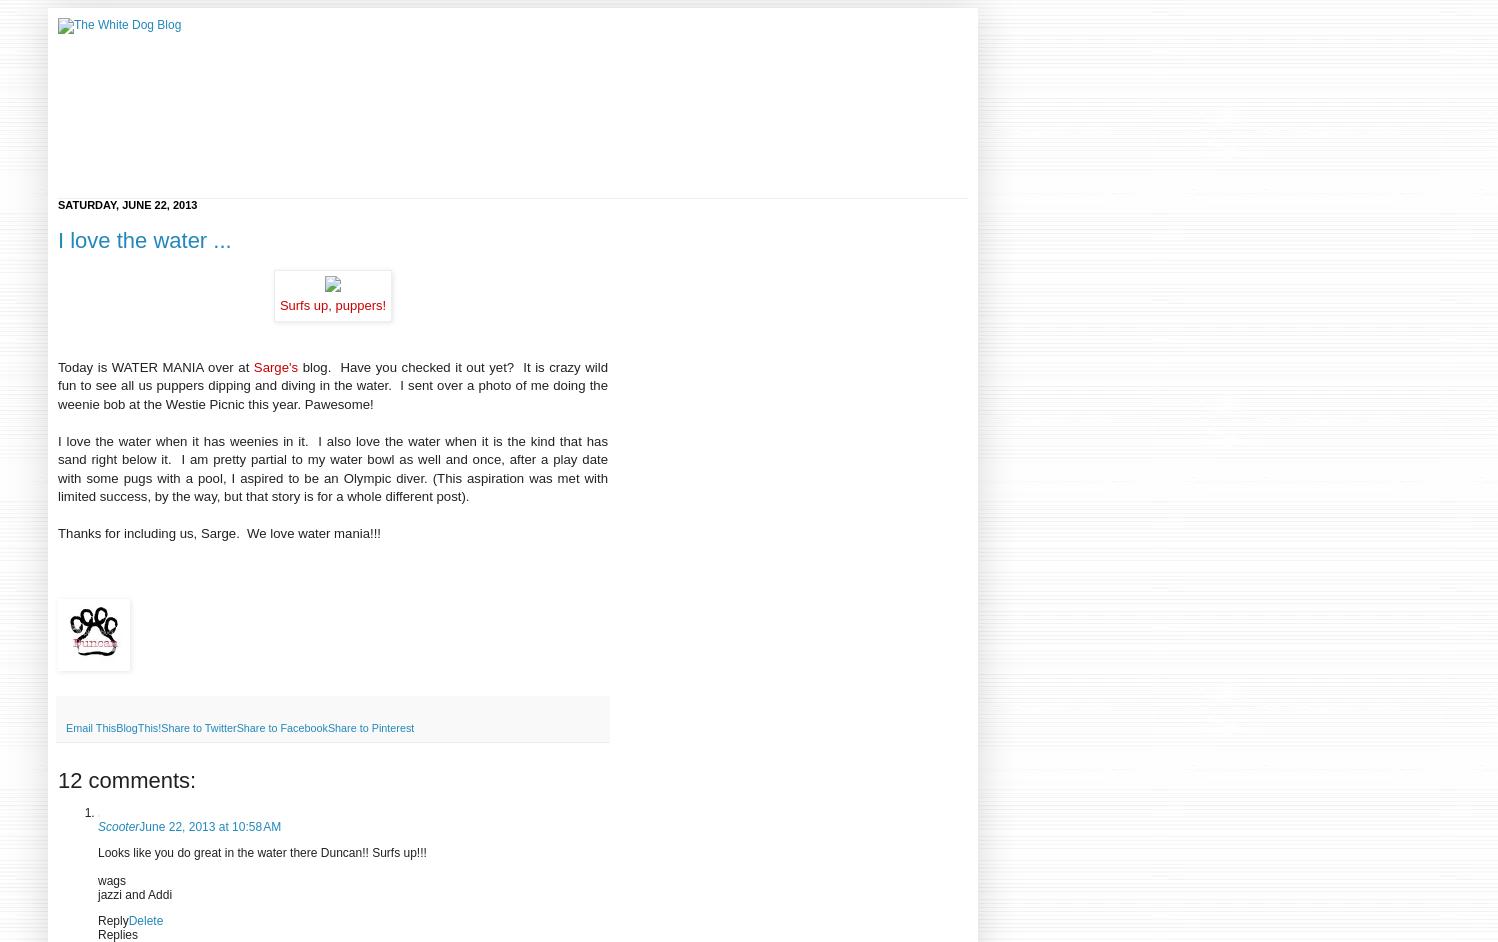 This screenshot has width=1498, height=942. Describe the element at coordinates (56, 531) in the screenshot. I see `'Thanks for including us, Sarge.  We love water mania!!!'` at that location.